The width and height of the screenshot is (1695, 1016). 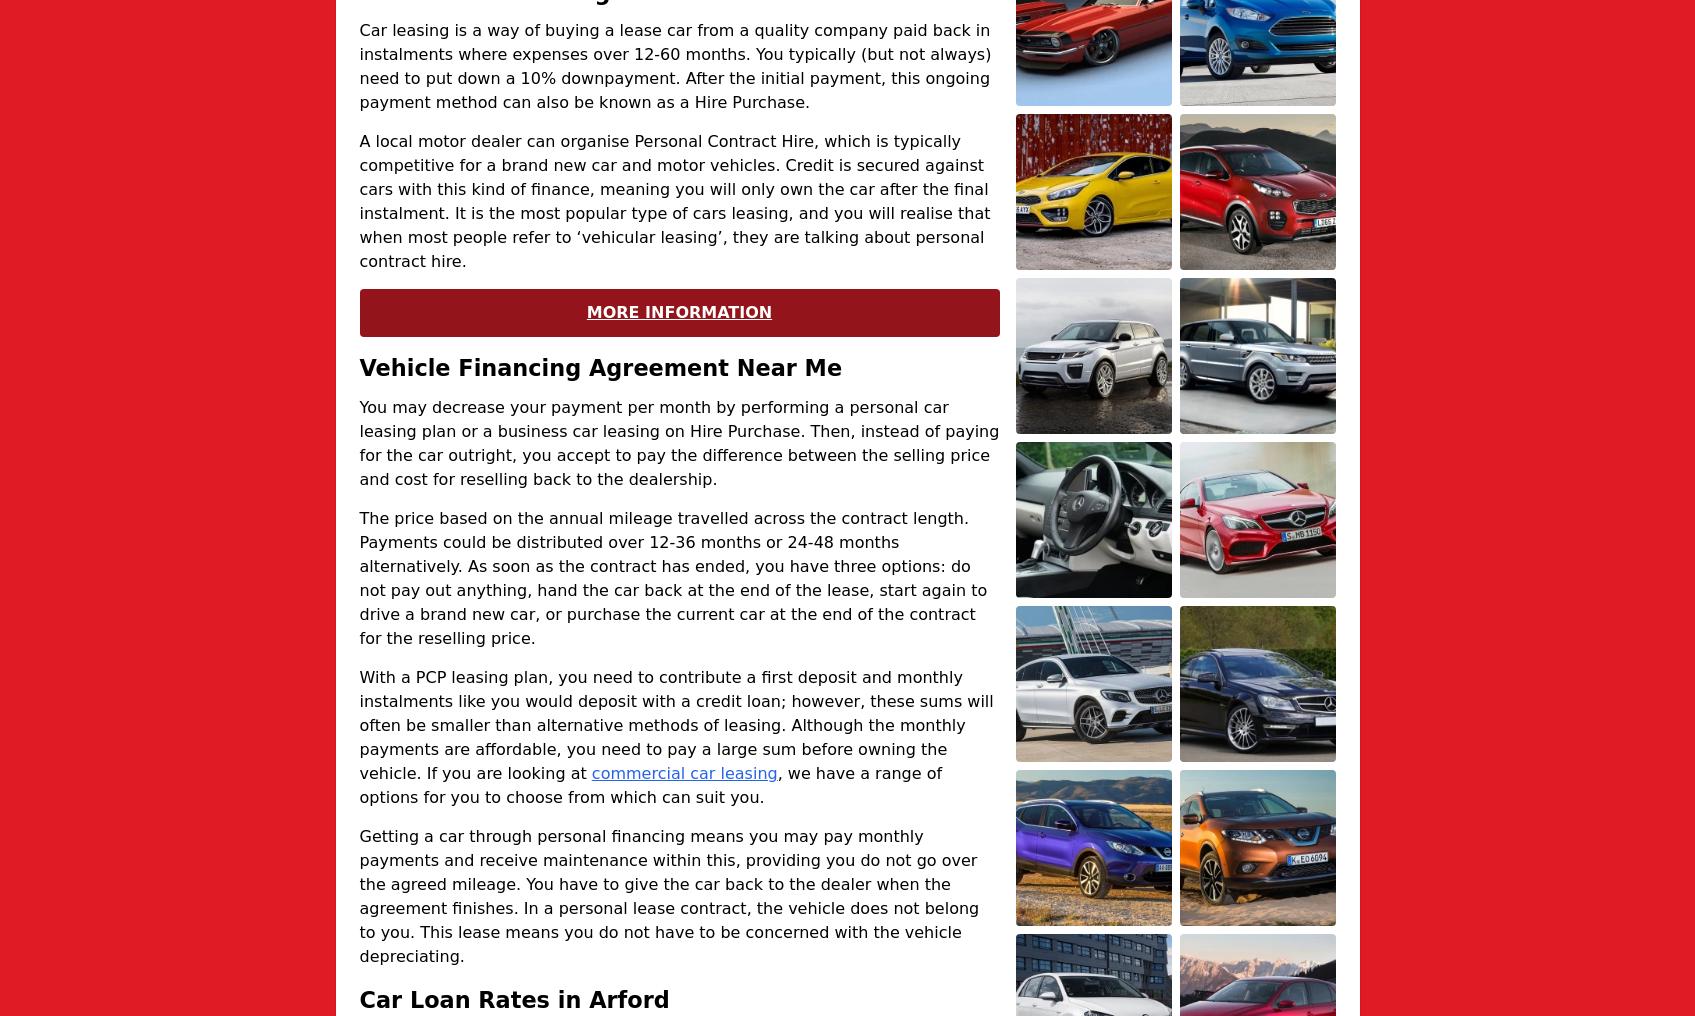 What do you see at coordinates (358, 441) in the screenshot?
I see `'You may decrease your payment per month by performing a personal car leasing plan or a business car leasing on Hire Purchase. Then, instead of paying for the car outright, you accept to pay the difference between the selling price and cost for reselling back to the dealership.'` at bounding box center [358, 441].